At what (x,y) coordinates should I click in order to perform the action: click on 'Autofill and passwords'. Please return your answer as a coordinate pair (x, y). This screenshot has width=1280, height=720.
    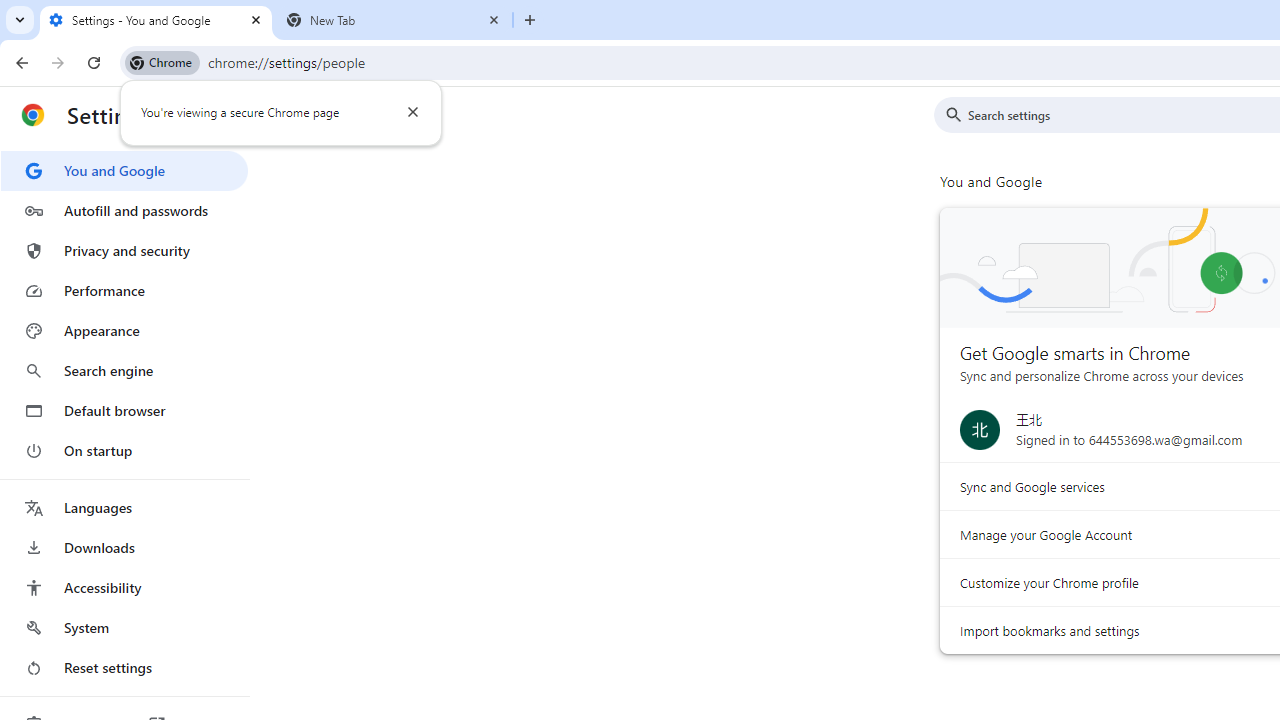
    Looking at the image, I should click on (123, 210).